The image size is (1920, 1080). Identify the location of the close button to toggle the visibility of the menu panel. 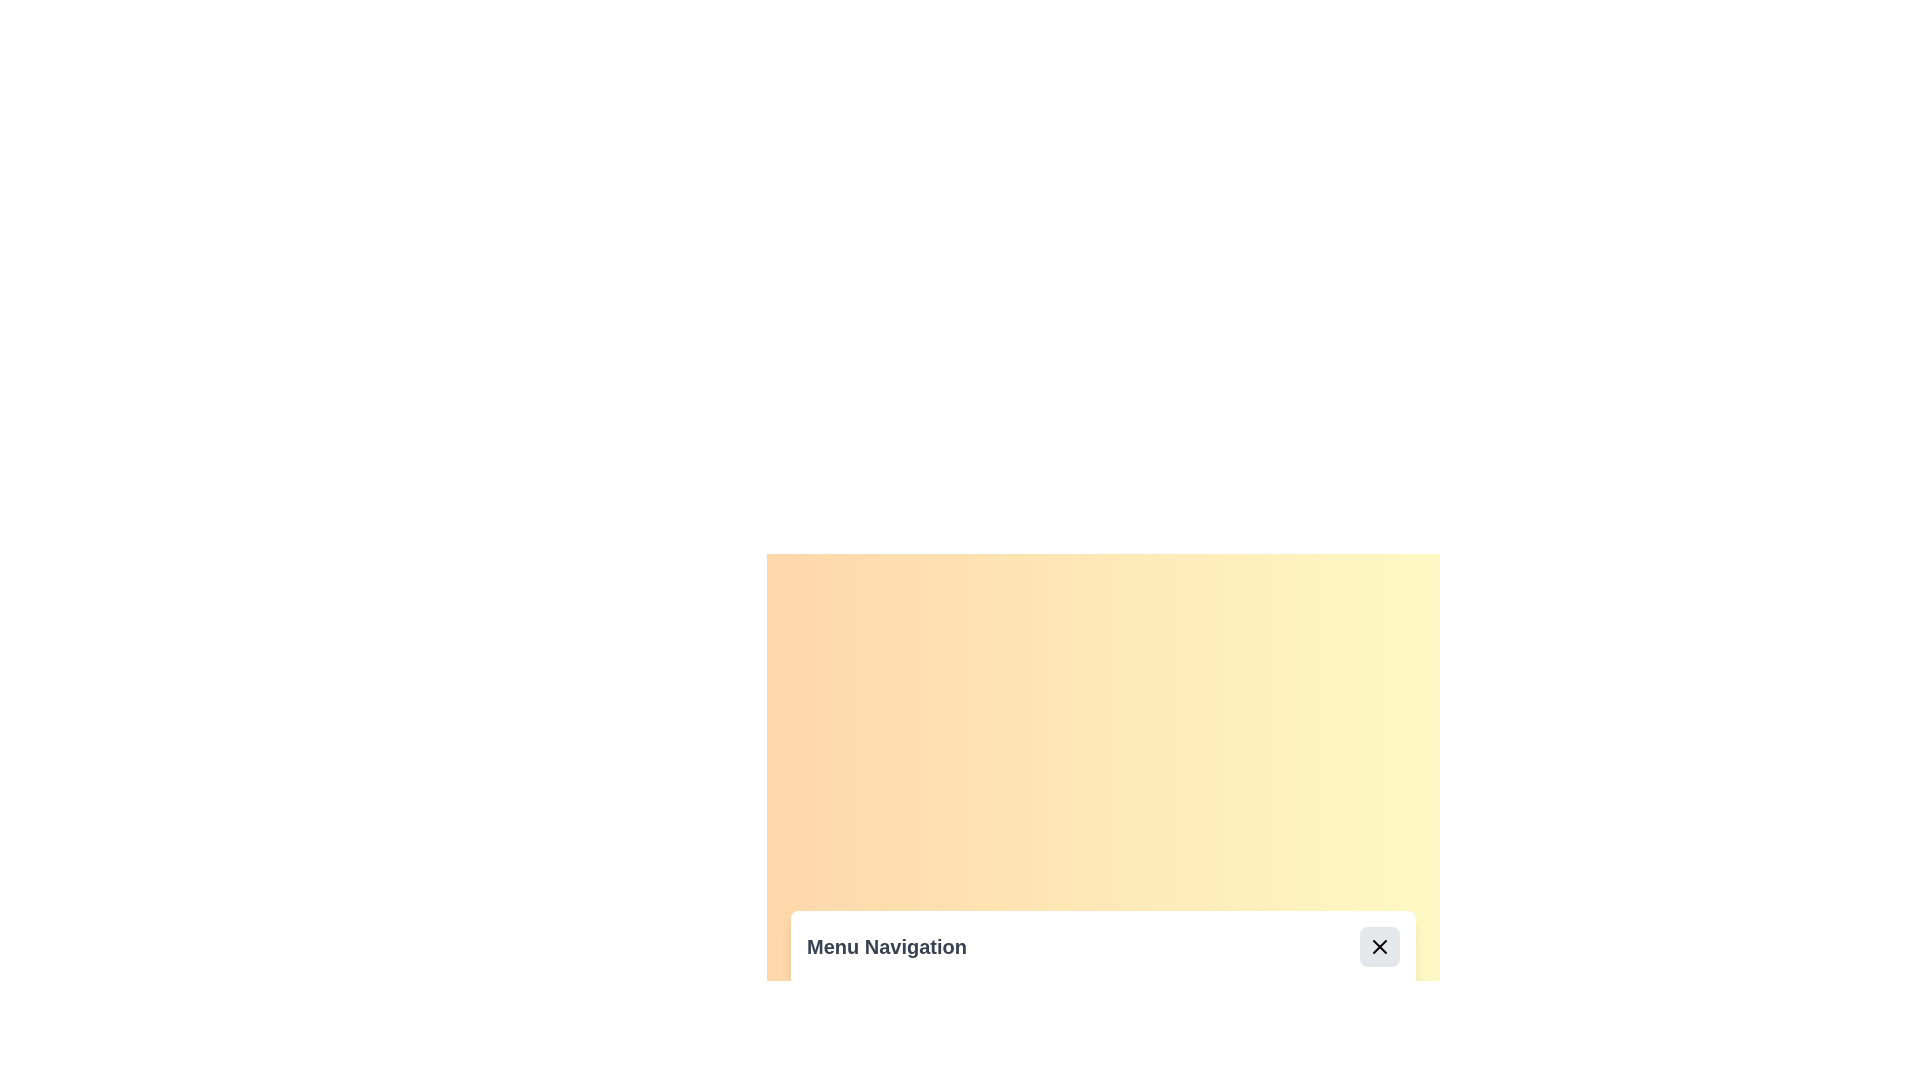
(1379, 946).